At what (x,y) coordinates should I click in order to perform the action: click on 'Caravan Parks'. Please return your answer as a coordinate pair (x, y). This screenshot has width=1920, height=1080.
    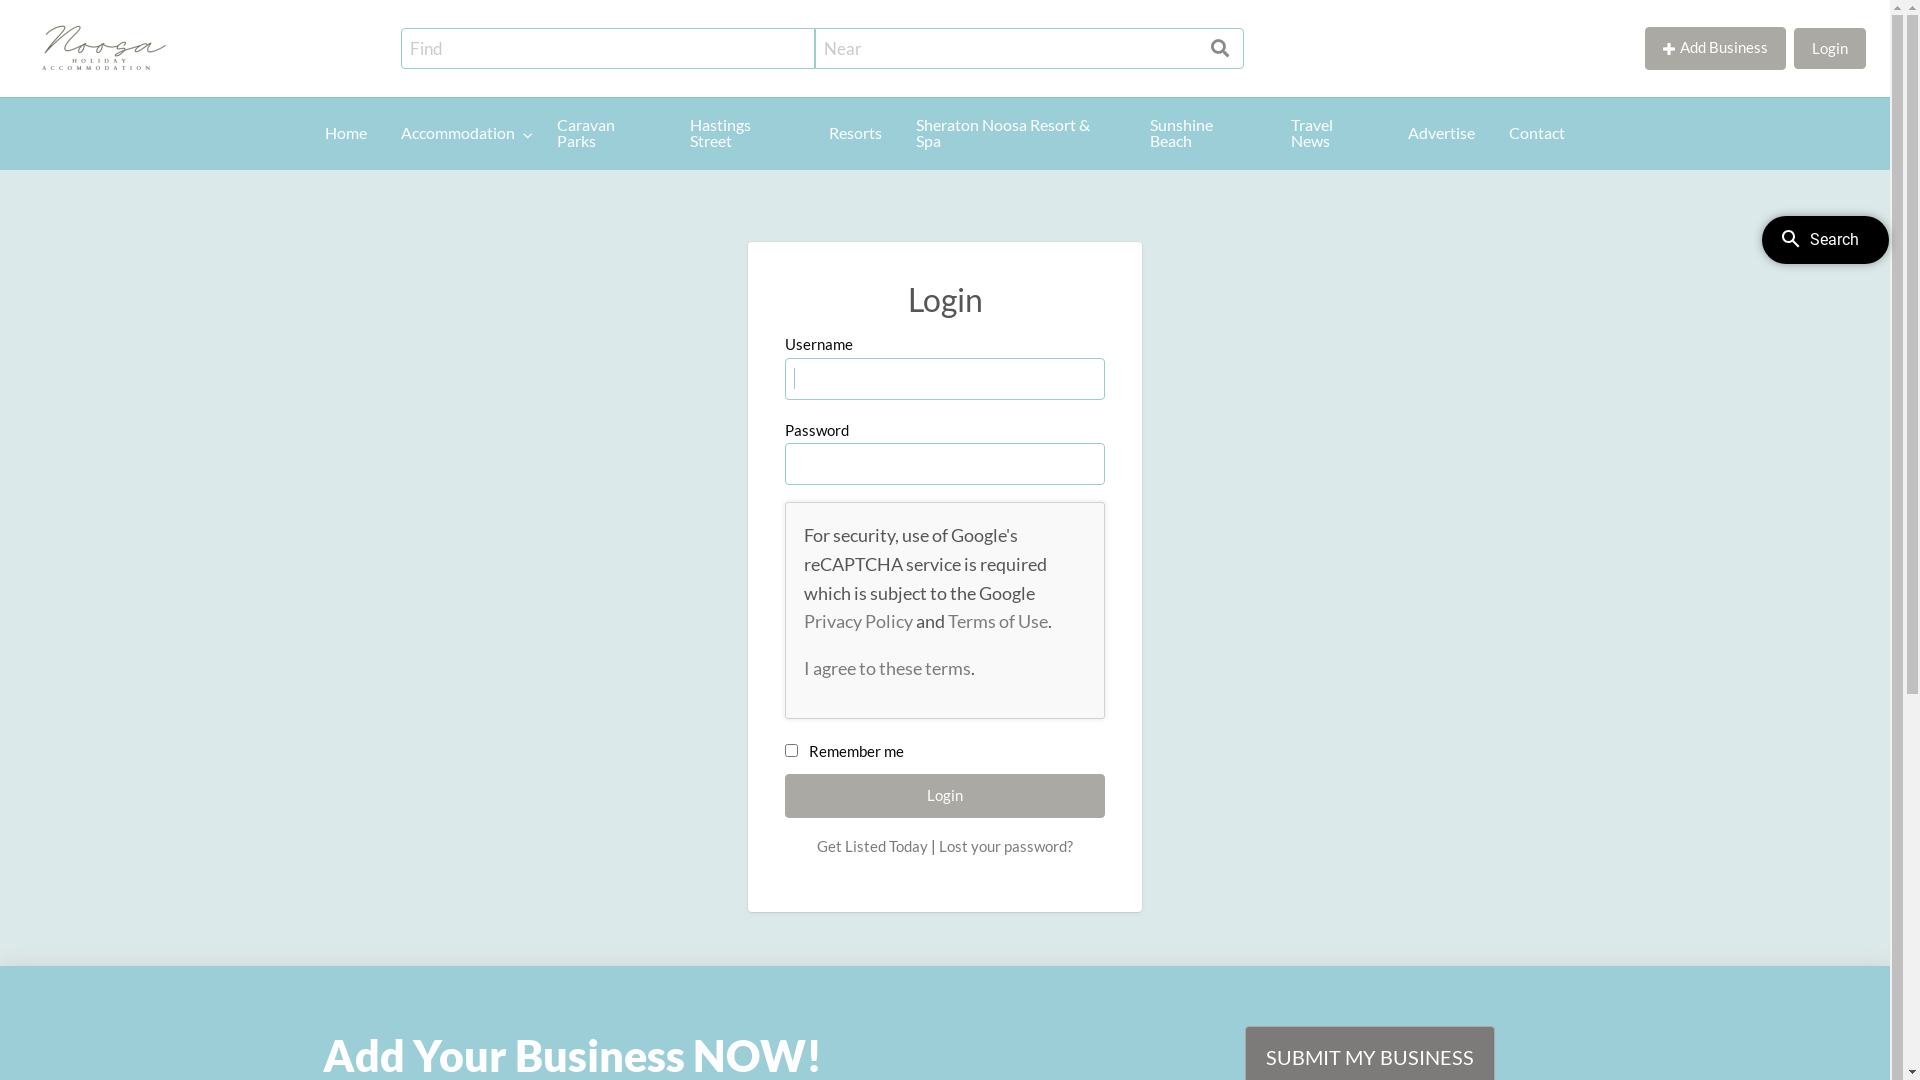
    Looking at the image, I should click on (605, 133).